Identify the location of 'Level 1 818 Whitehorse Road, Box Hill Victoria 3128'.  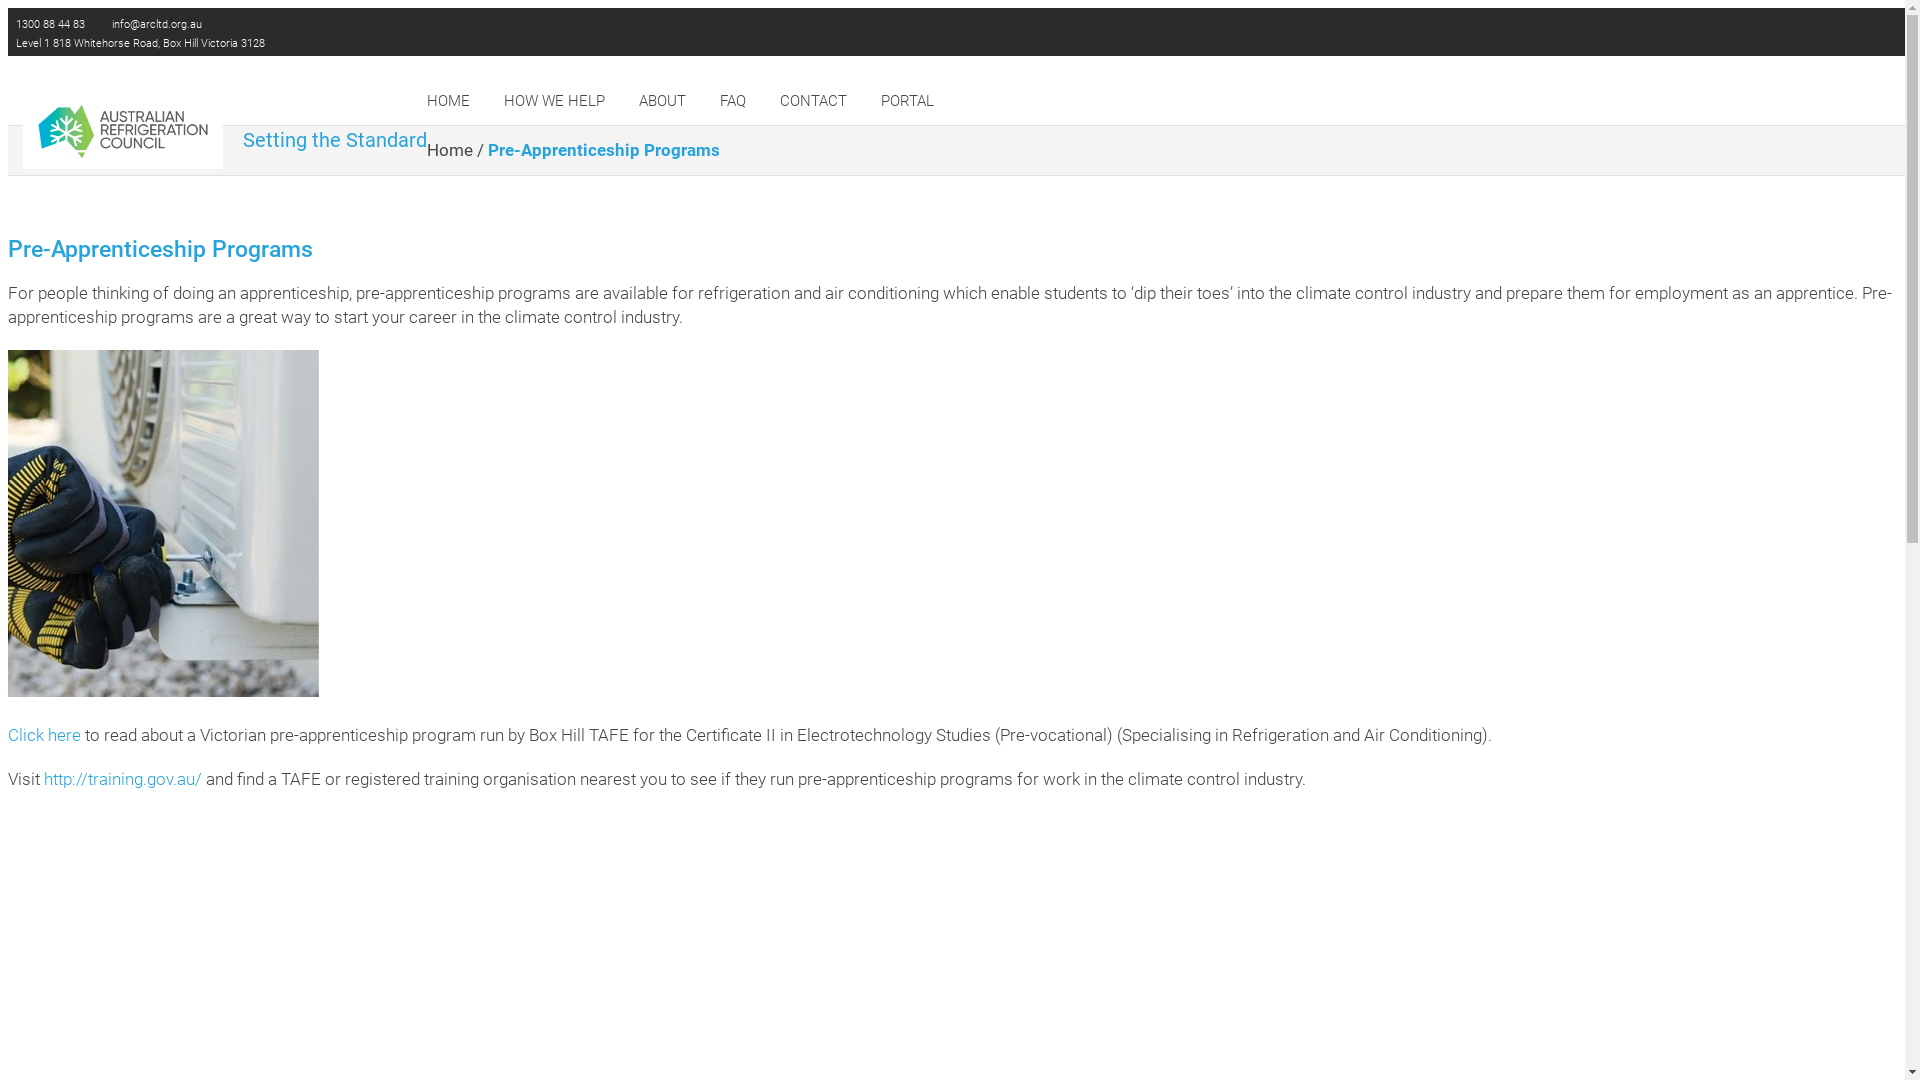
(138, 43).